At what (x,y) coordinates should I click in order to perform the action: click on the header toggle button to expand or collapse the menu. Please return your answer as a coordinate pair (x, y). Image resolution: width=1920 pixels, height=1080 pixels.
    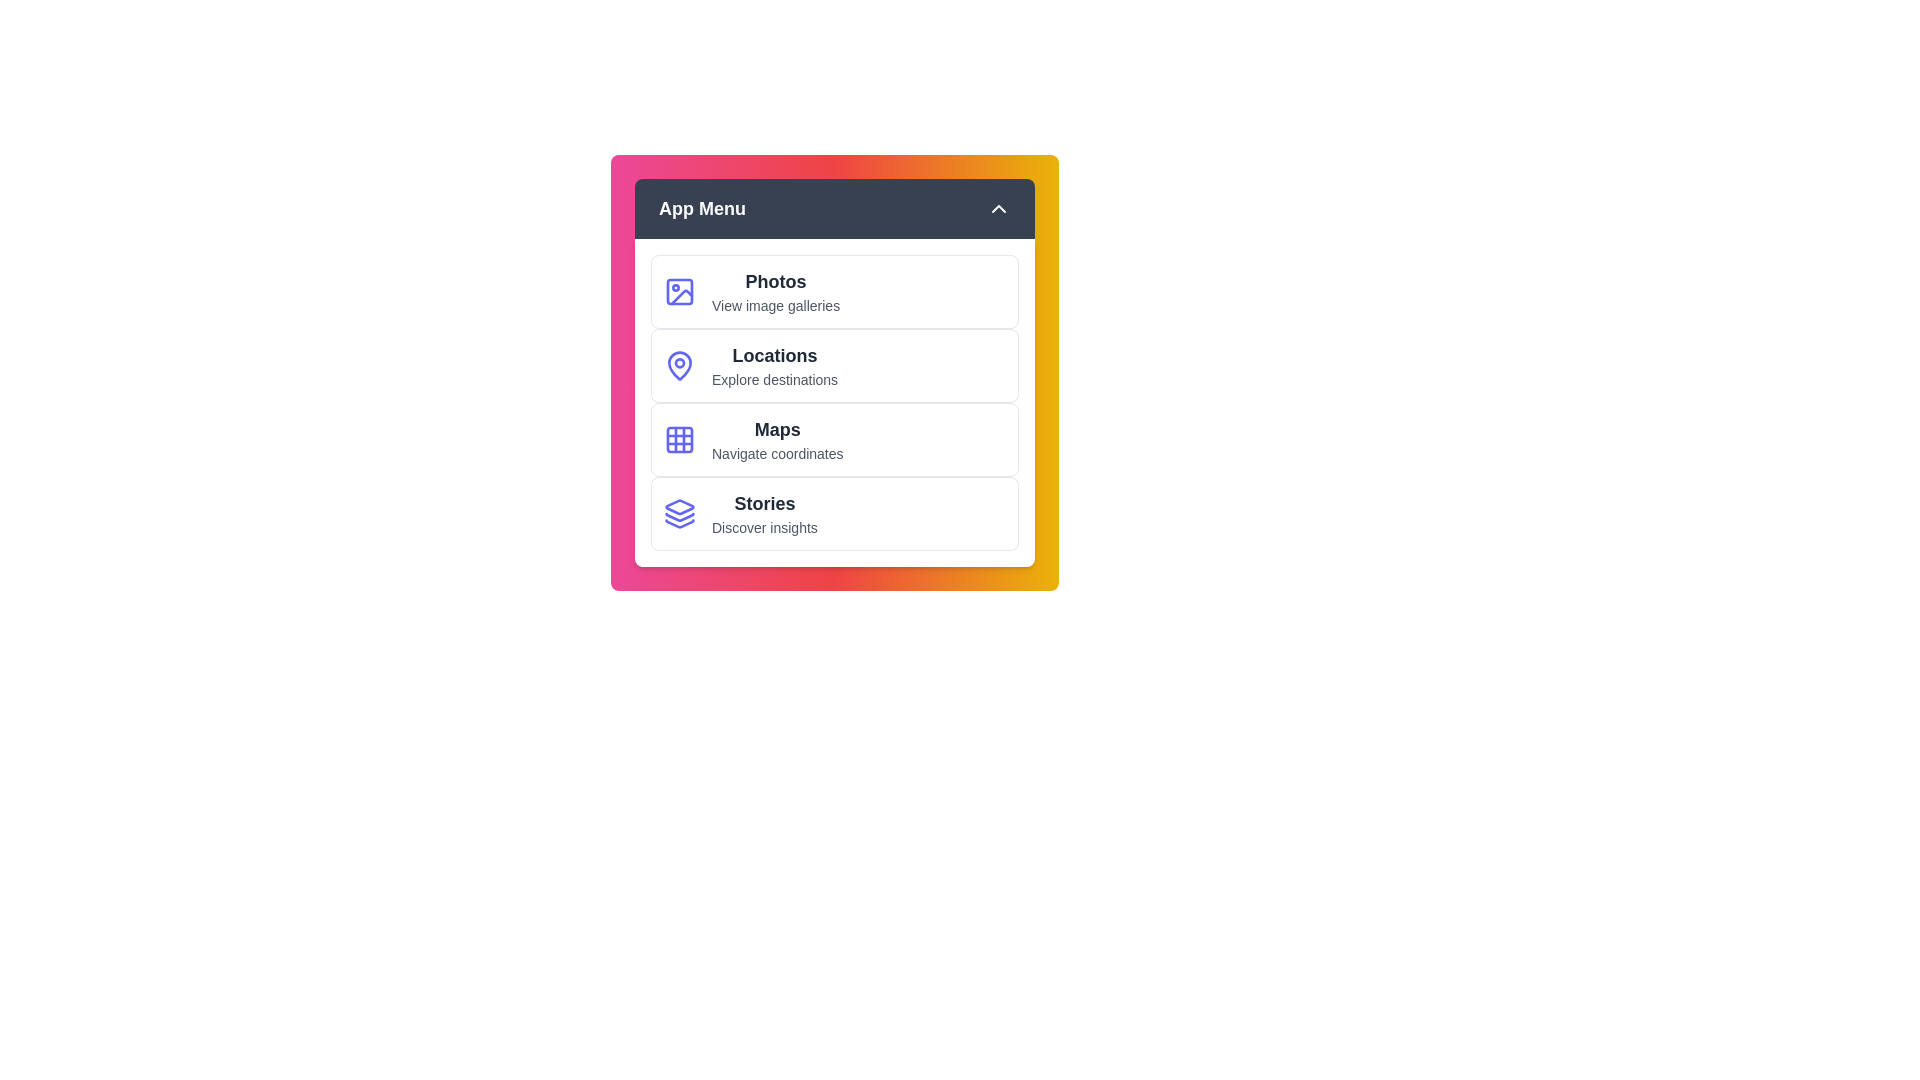
    Looking at the image, I should click on (835, 208).